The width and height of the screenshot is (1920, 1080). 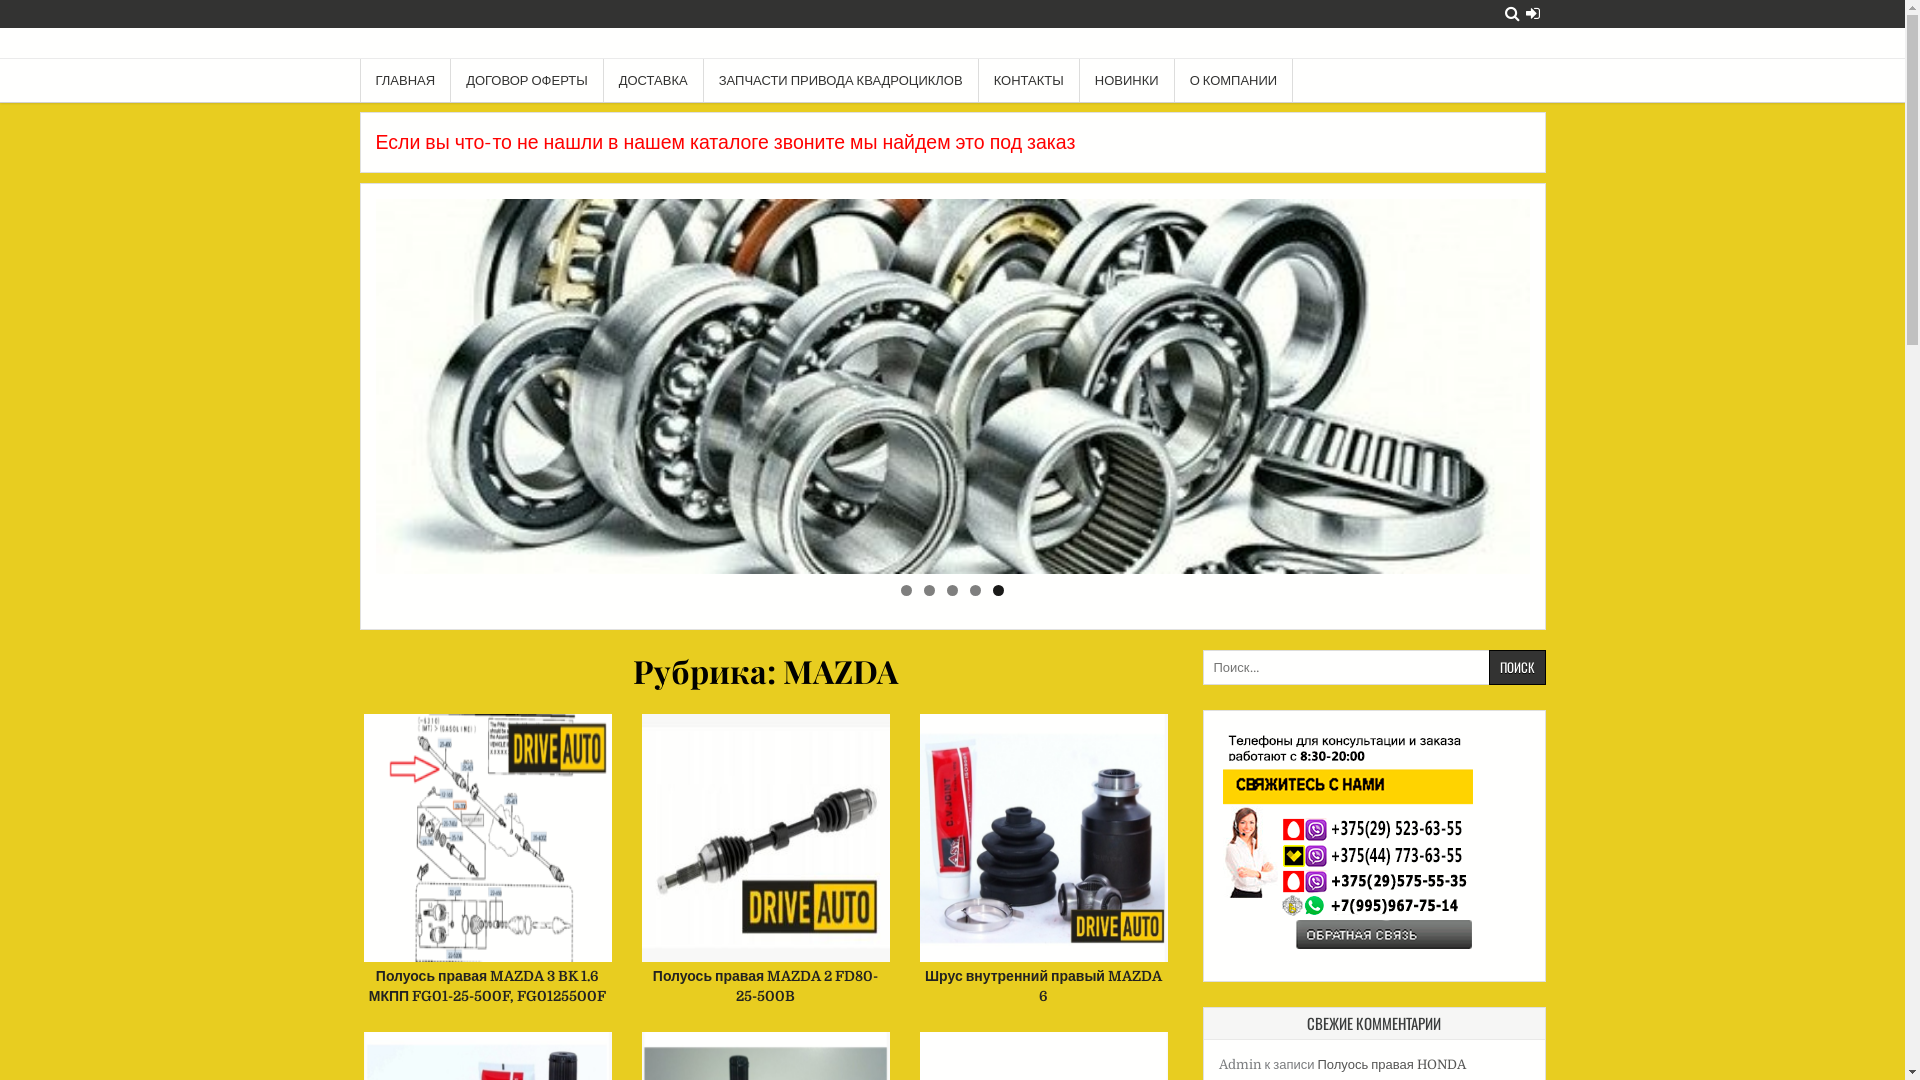 I want to click on 'Login / Register', so click(x=1531, y=13).